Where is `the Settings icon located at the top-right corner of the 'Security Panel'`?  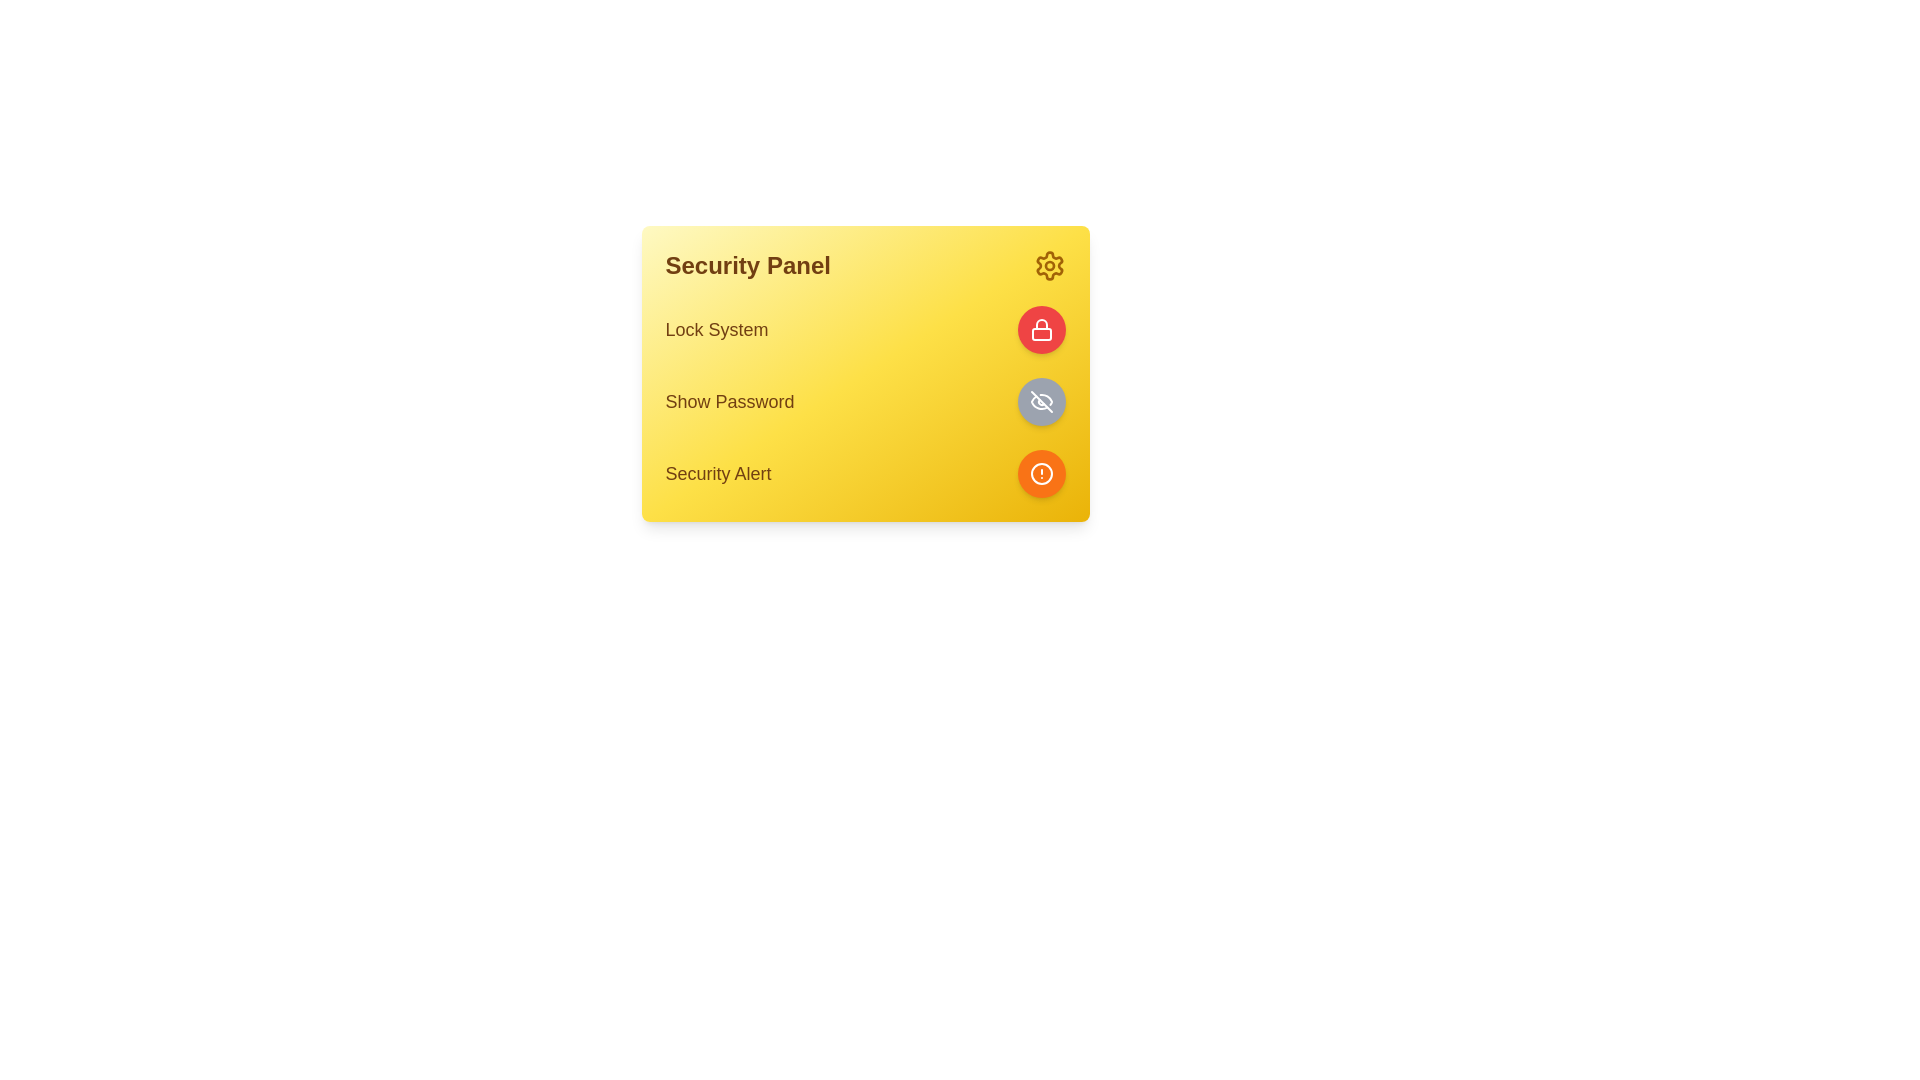 the Settings icon located at the top-right corner of the 'Security Panel' is located at coordinates (1048, 265).